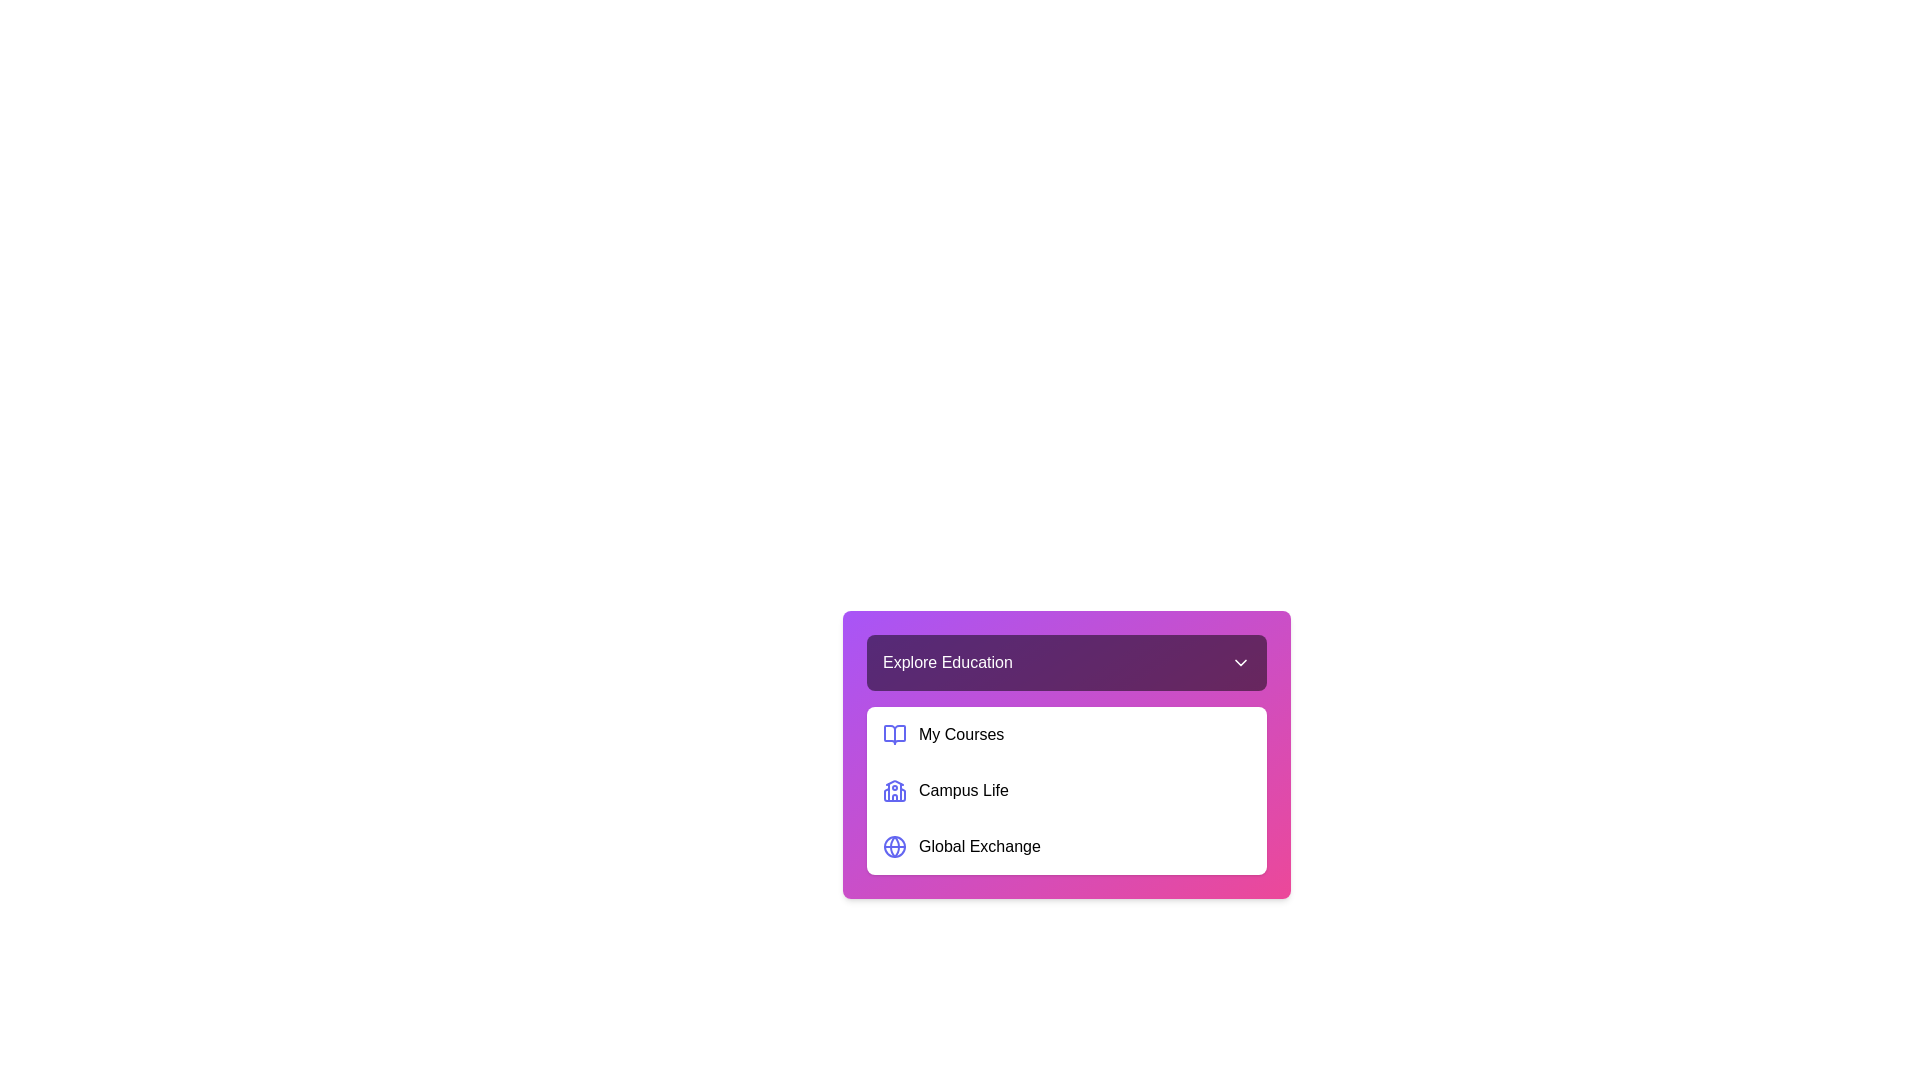 The height and width of the screenshot is (1080, 1920). Describe the element at coordinates (893, 847) in the screenshot. I see `the SVG circle element that is part of the 'globe' icon, which is located next to the 'Global Exchange' menu item` at that location.